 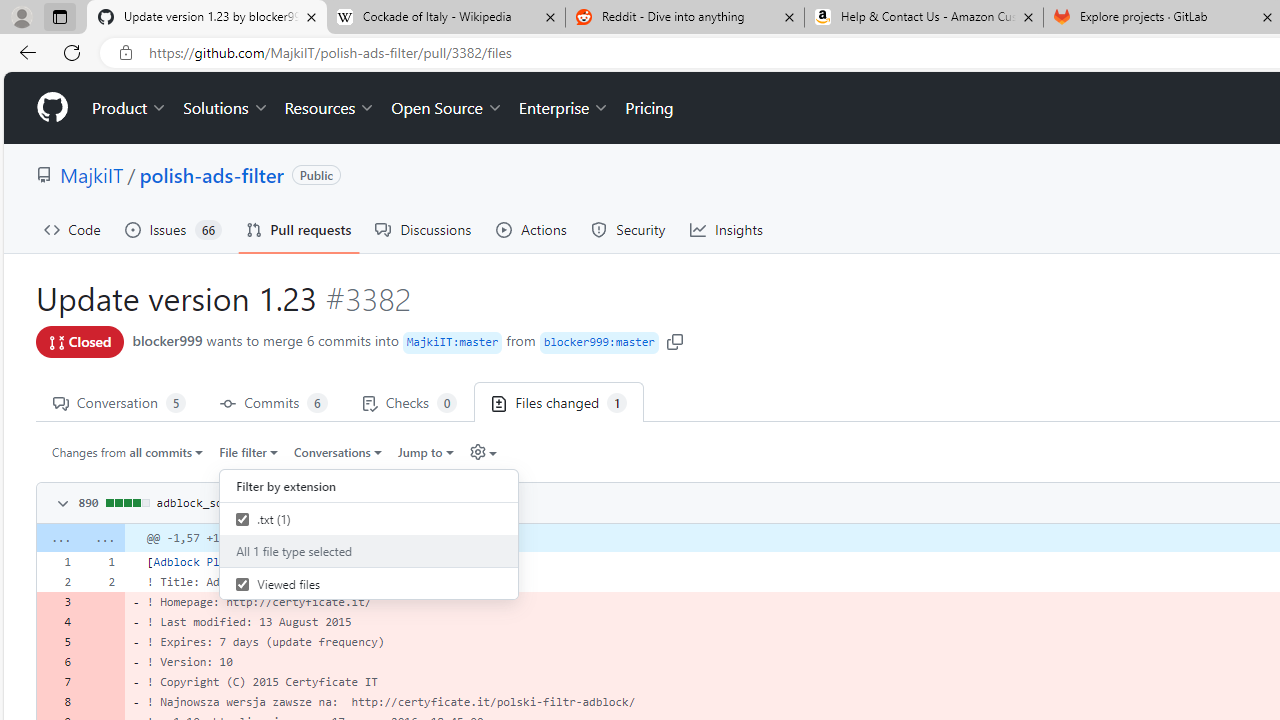 What do you see at coordinates (726, 229) in the screenshot?
I see `'Insights'` at bounding box center [726, 229].